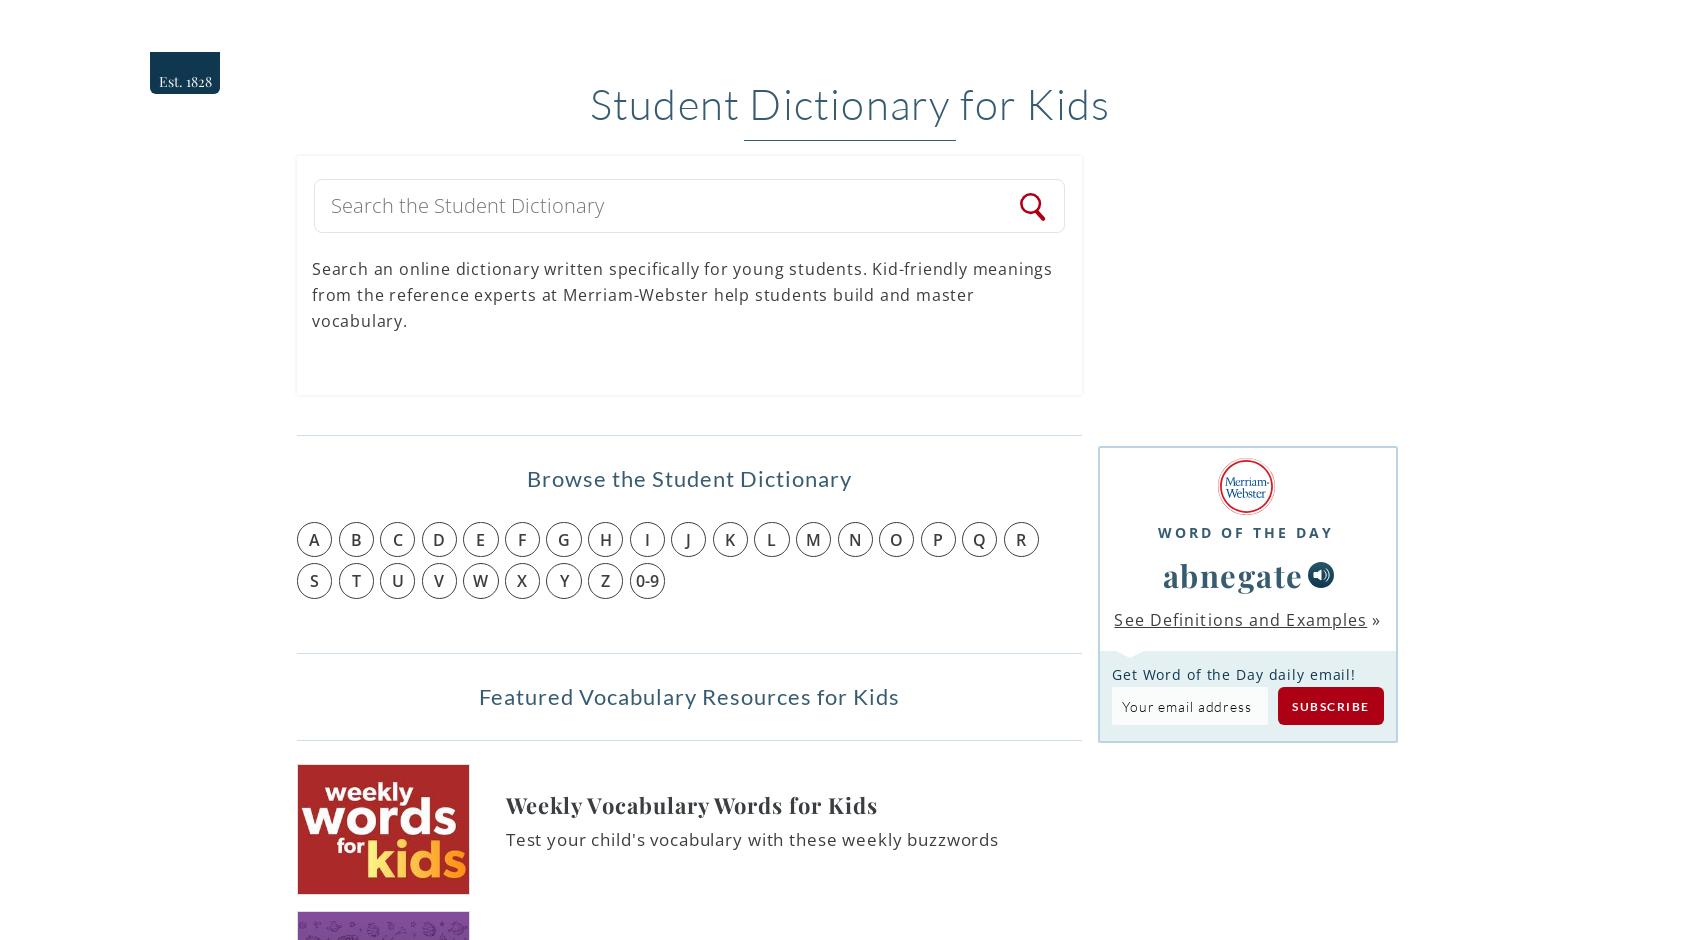  Describe the element at coordinates (1370, 28) in the screenshot. I see `'Word Finder'` at that location.